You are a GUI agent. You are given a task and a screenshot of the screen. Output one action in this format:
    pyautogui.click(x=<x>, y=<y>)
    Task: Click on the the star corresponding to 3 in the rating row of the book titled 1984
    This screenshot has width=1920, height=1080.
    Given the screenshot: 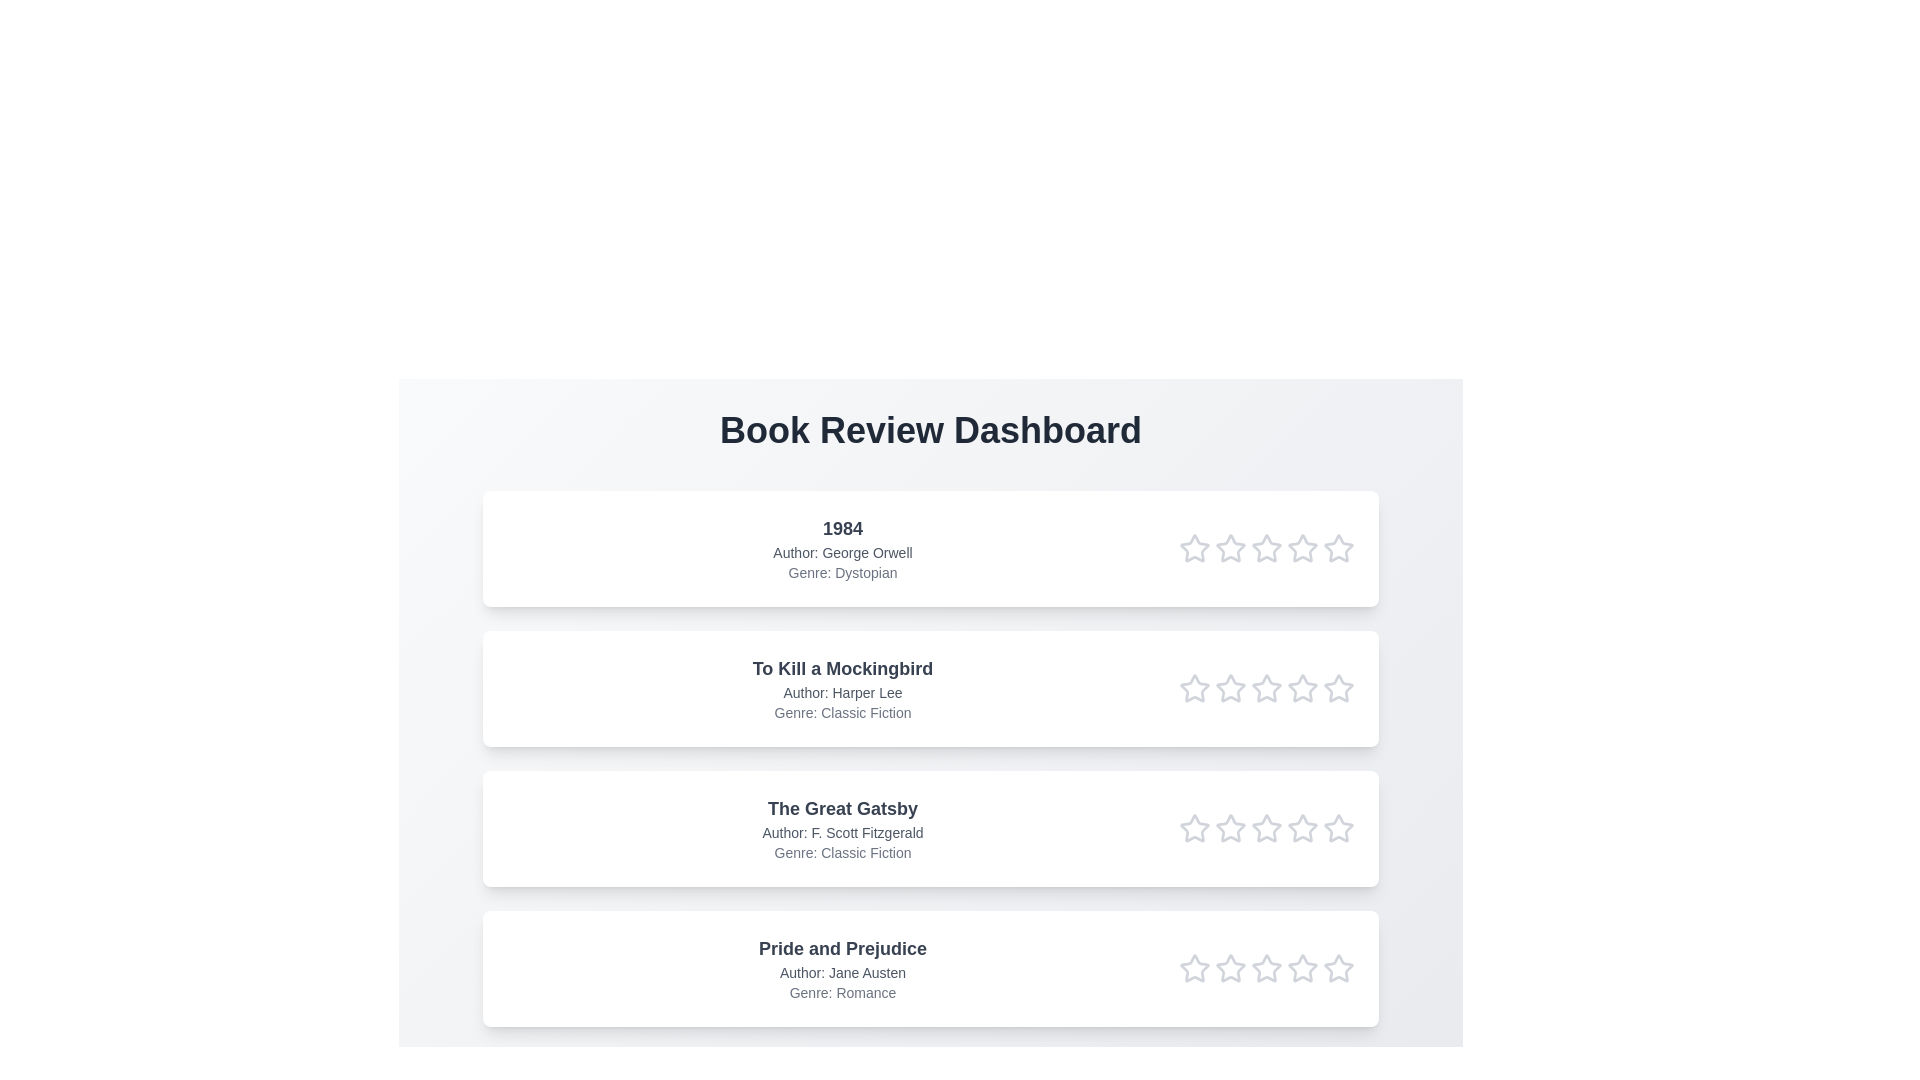 What is the action you would take?
    pyautogui.click(x=1266, y=548)
    